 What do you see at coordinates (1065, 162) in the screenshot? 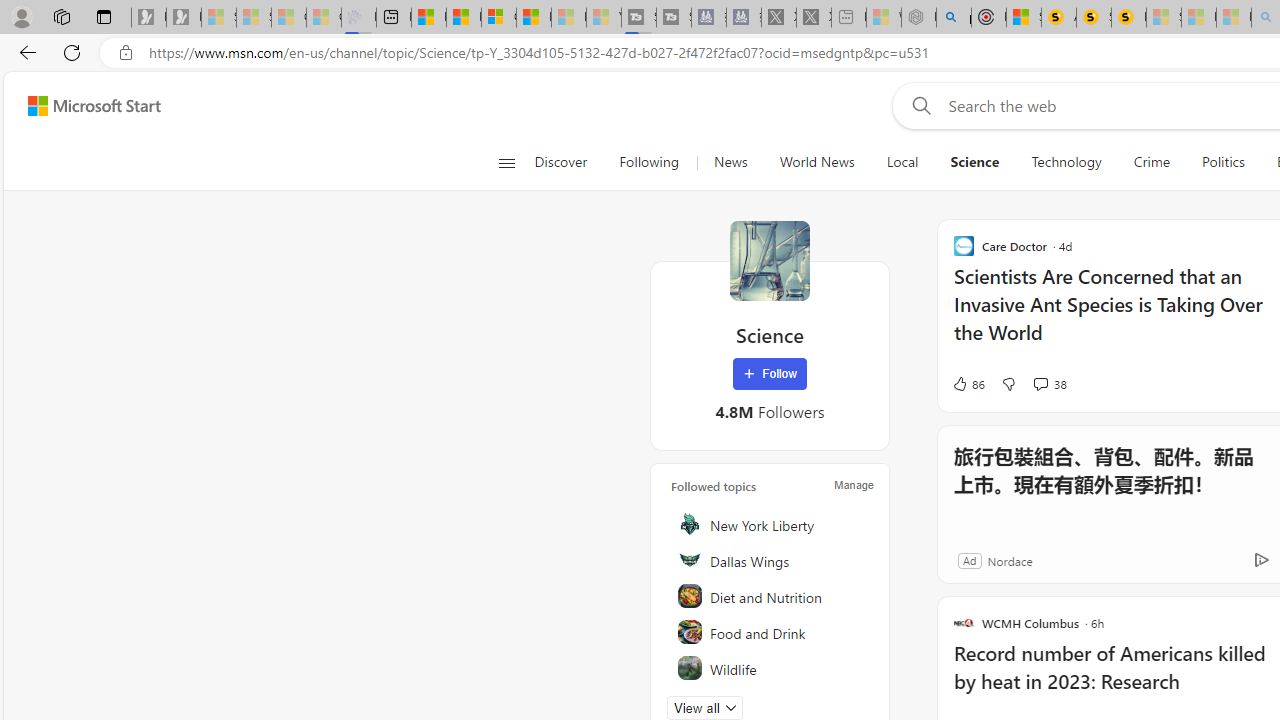
I see `'Technology'` at bounding box center [1065, 162].